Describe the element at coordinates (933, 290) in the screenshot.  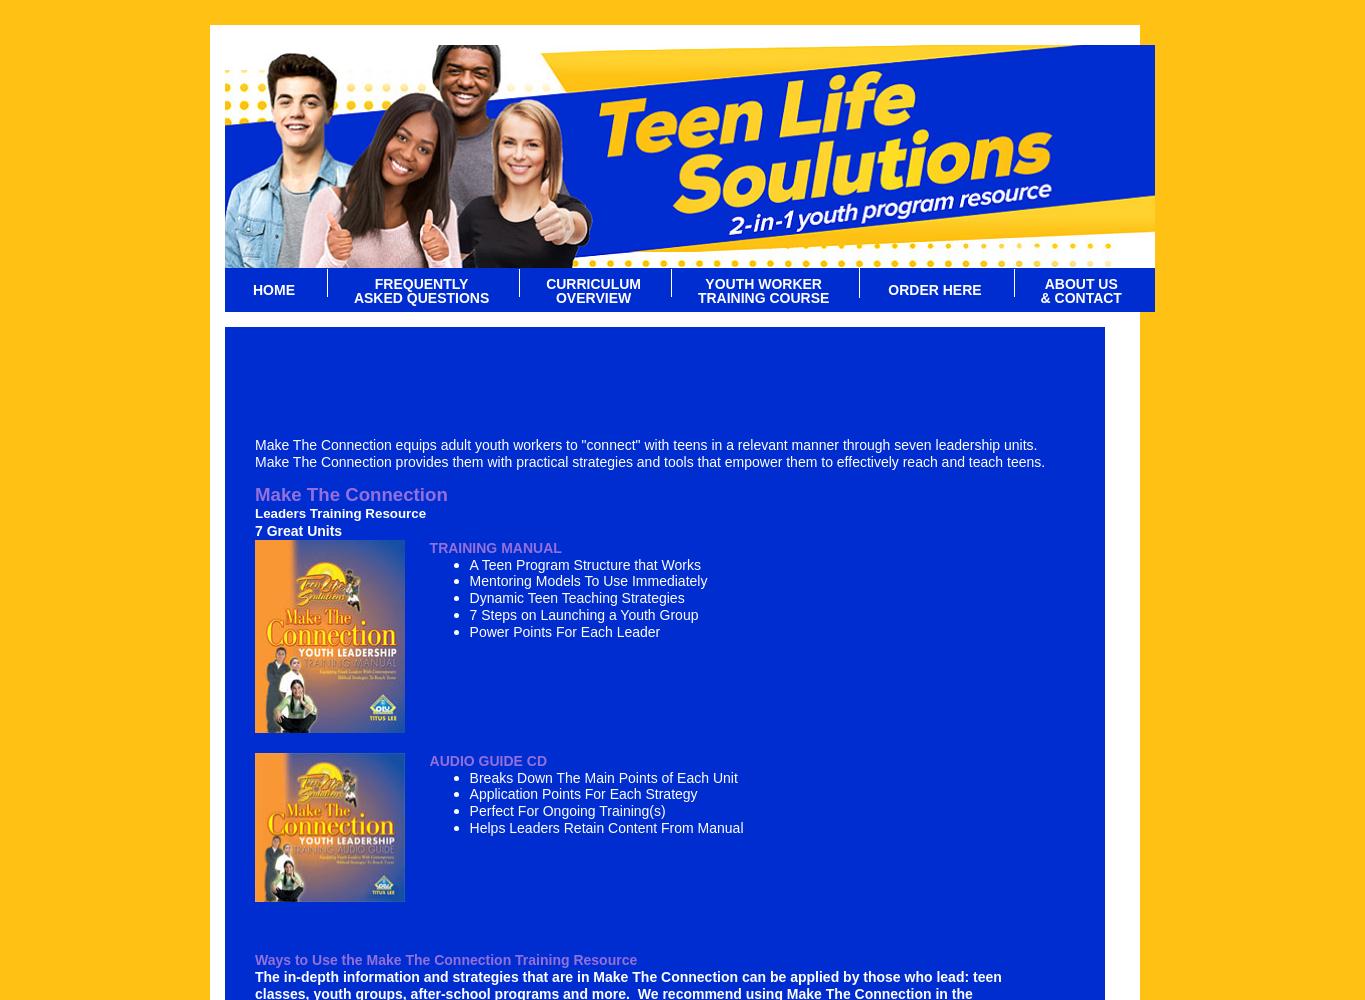
I see `'Order Here'` at that location.